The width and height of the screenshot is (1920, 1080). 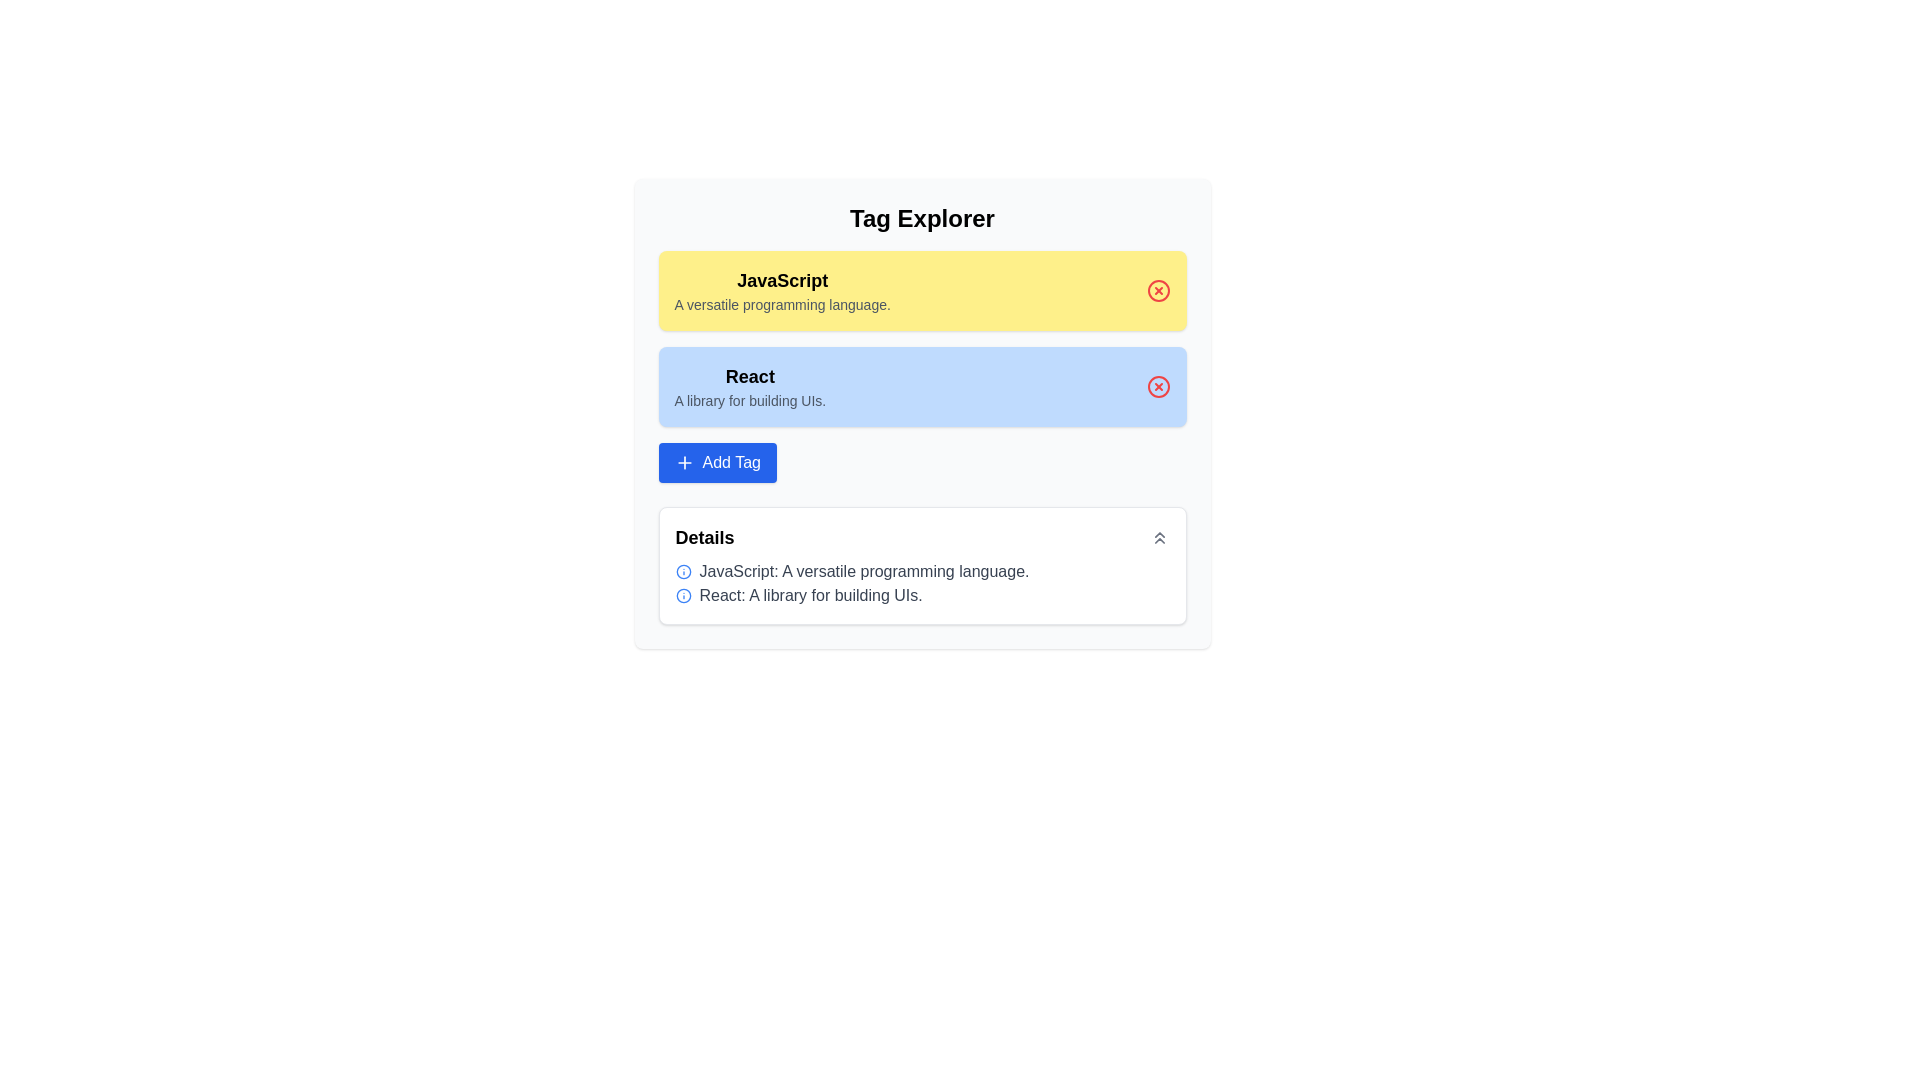 I want to click on the 'Add Tag' button located at the bottom of the 'Tag Explorer' panel, directly below the 'React' section, so click(x=717, y=462).